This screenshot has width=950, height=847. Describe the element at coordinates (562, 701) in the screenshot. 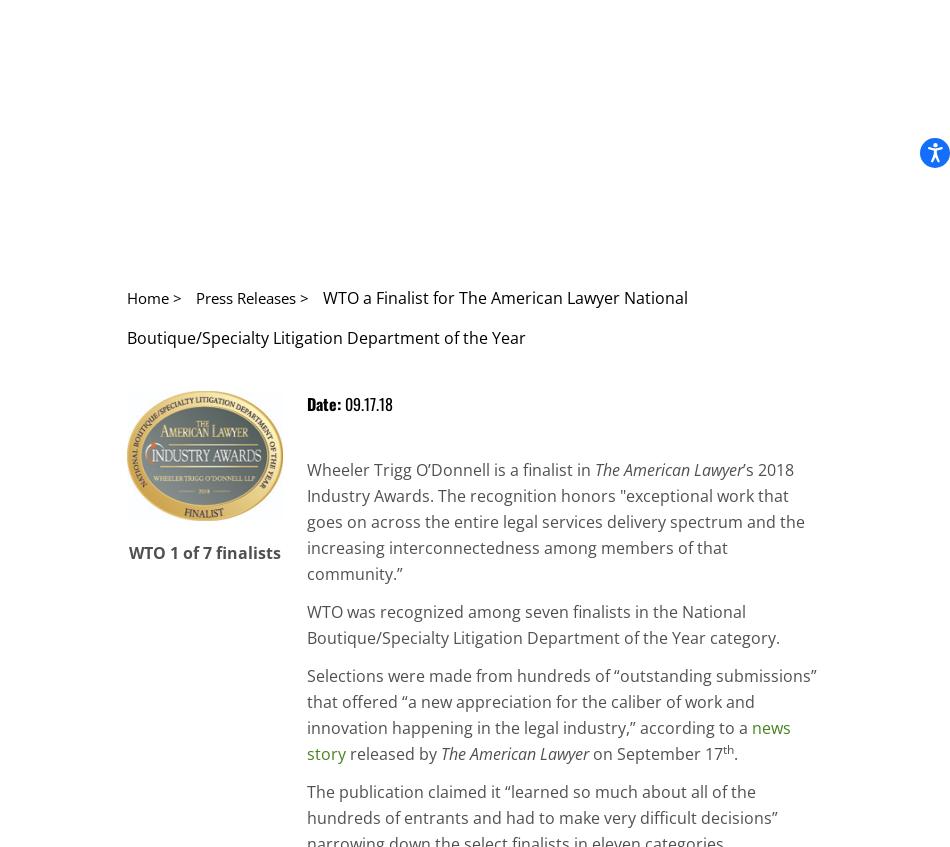

I see `'Selections were made from hundreds of “outstanding submissions” that offered “a new appreciation for the caliber of work and innovation happening in the legal industry,” according to a'` at that location.